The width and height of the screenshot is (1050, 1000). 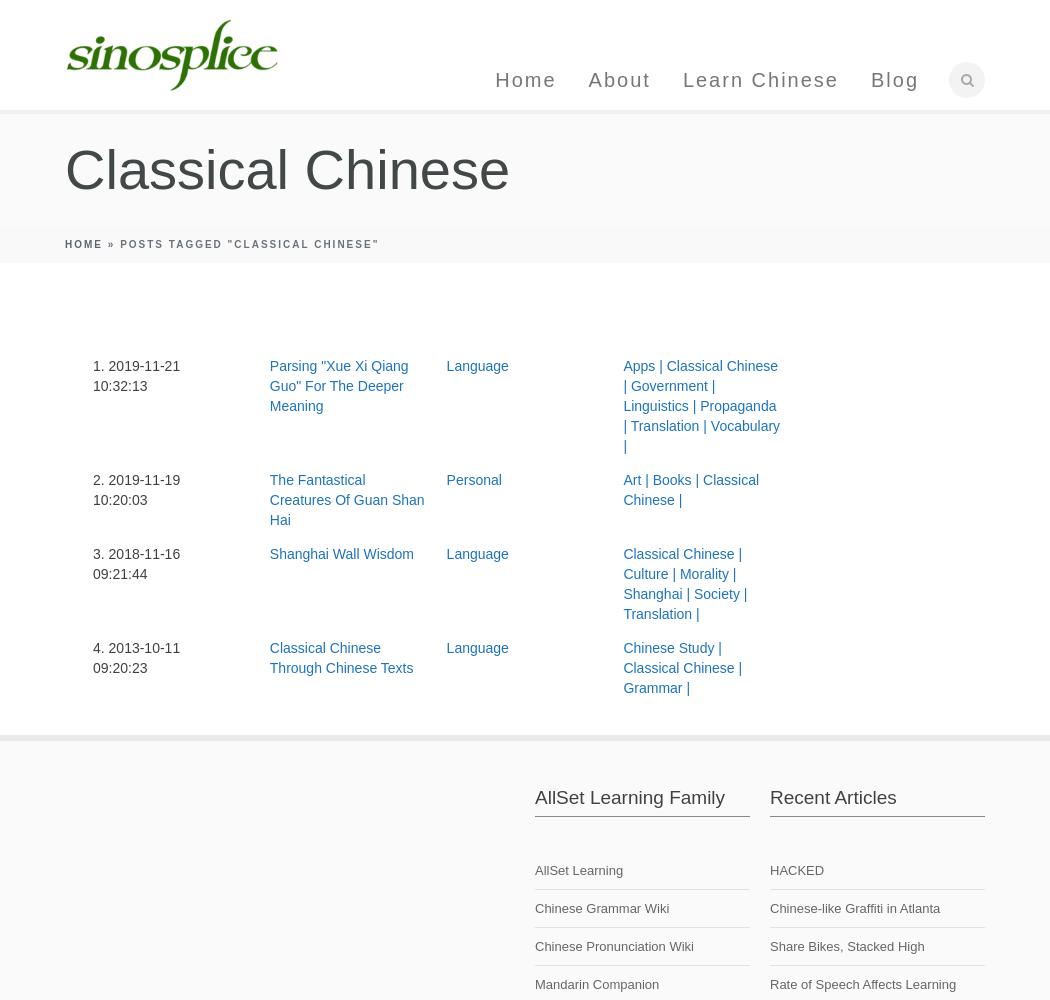 I want to click on 'art', so click(x=633, y=478).